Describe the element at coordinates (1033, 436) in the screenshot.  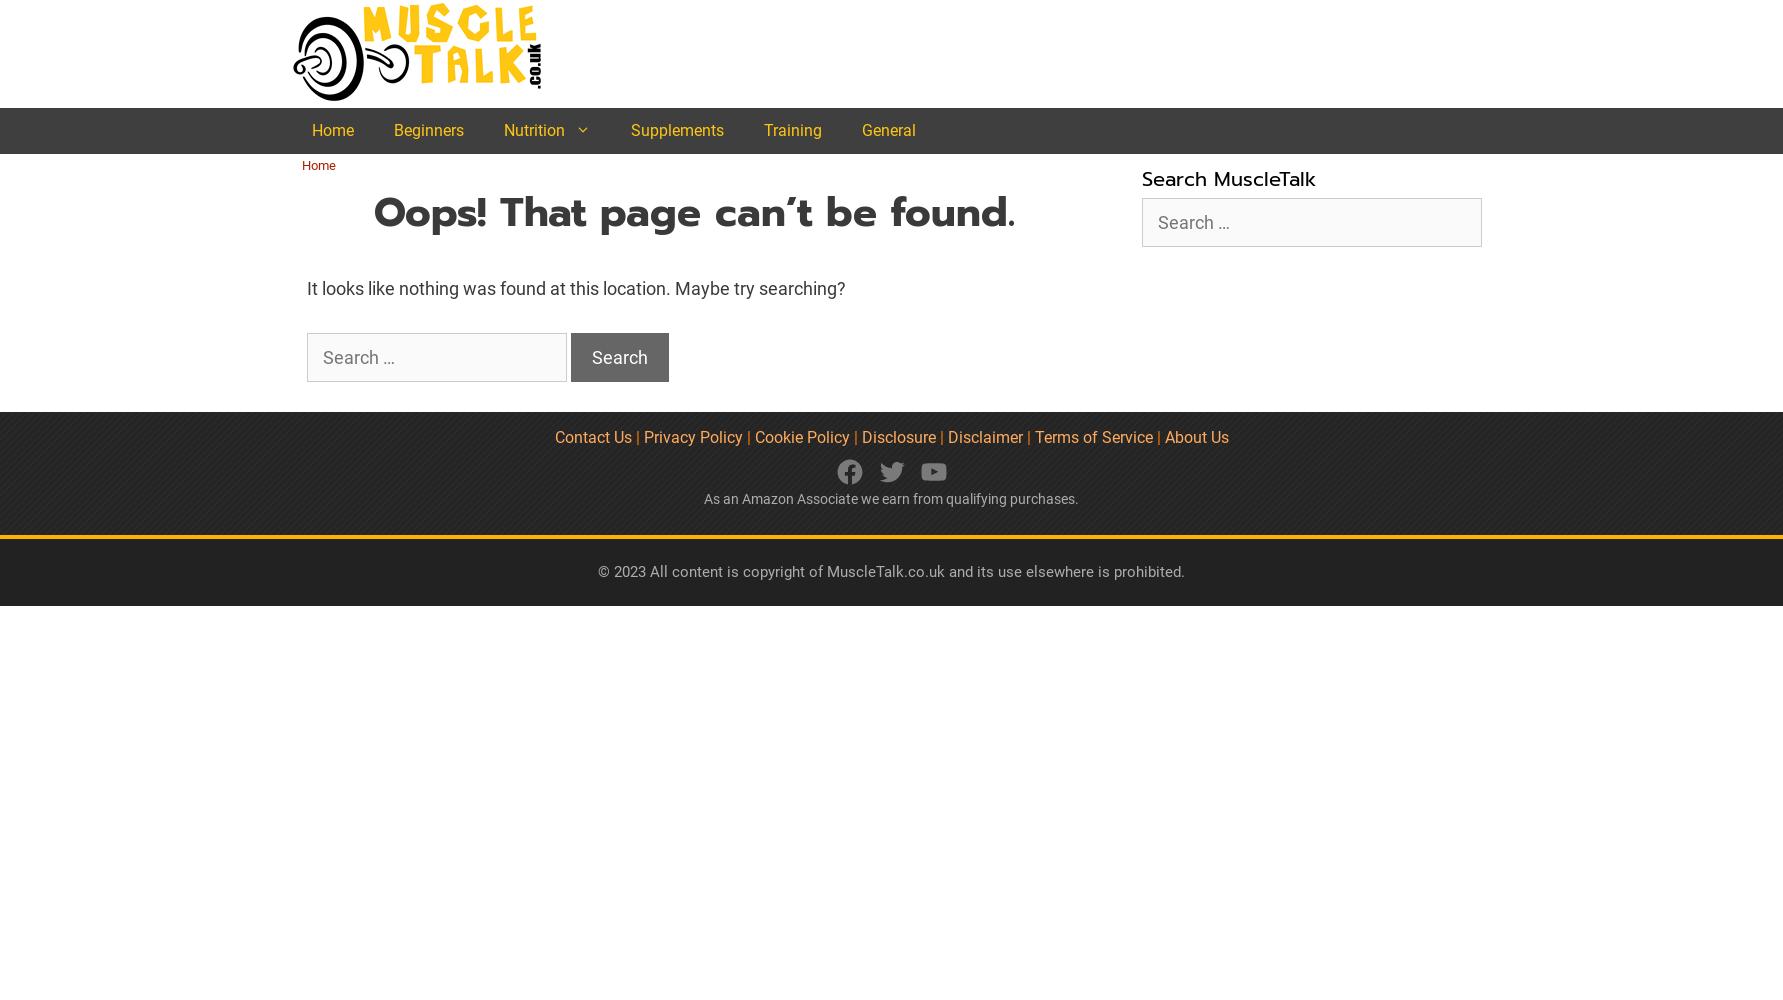
I see `'Terms of Service'` at that location.